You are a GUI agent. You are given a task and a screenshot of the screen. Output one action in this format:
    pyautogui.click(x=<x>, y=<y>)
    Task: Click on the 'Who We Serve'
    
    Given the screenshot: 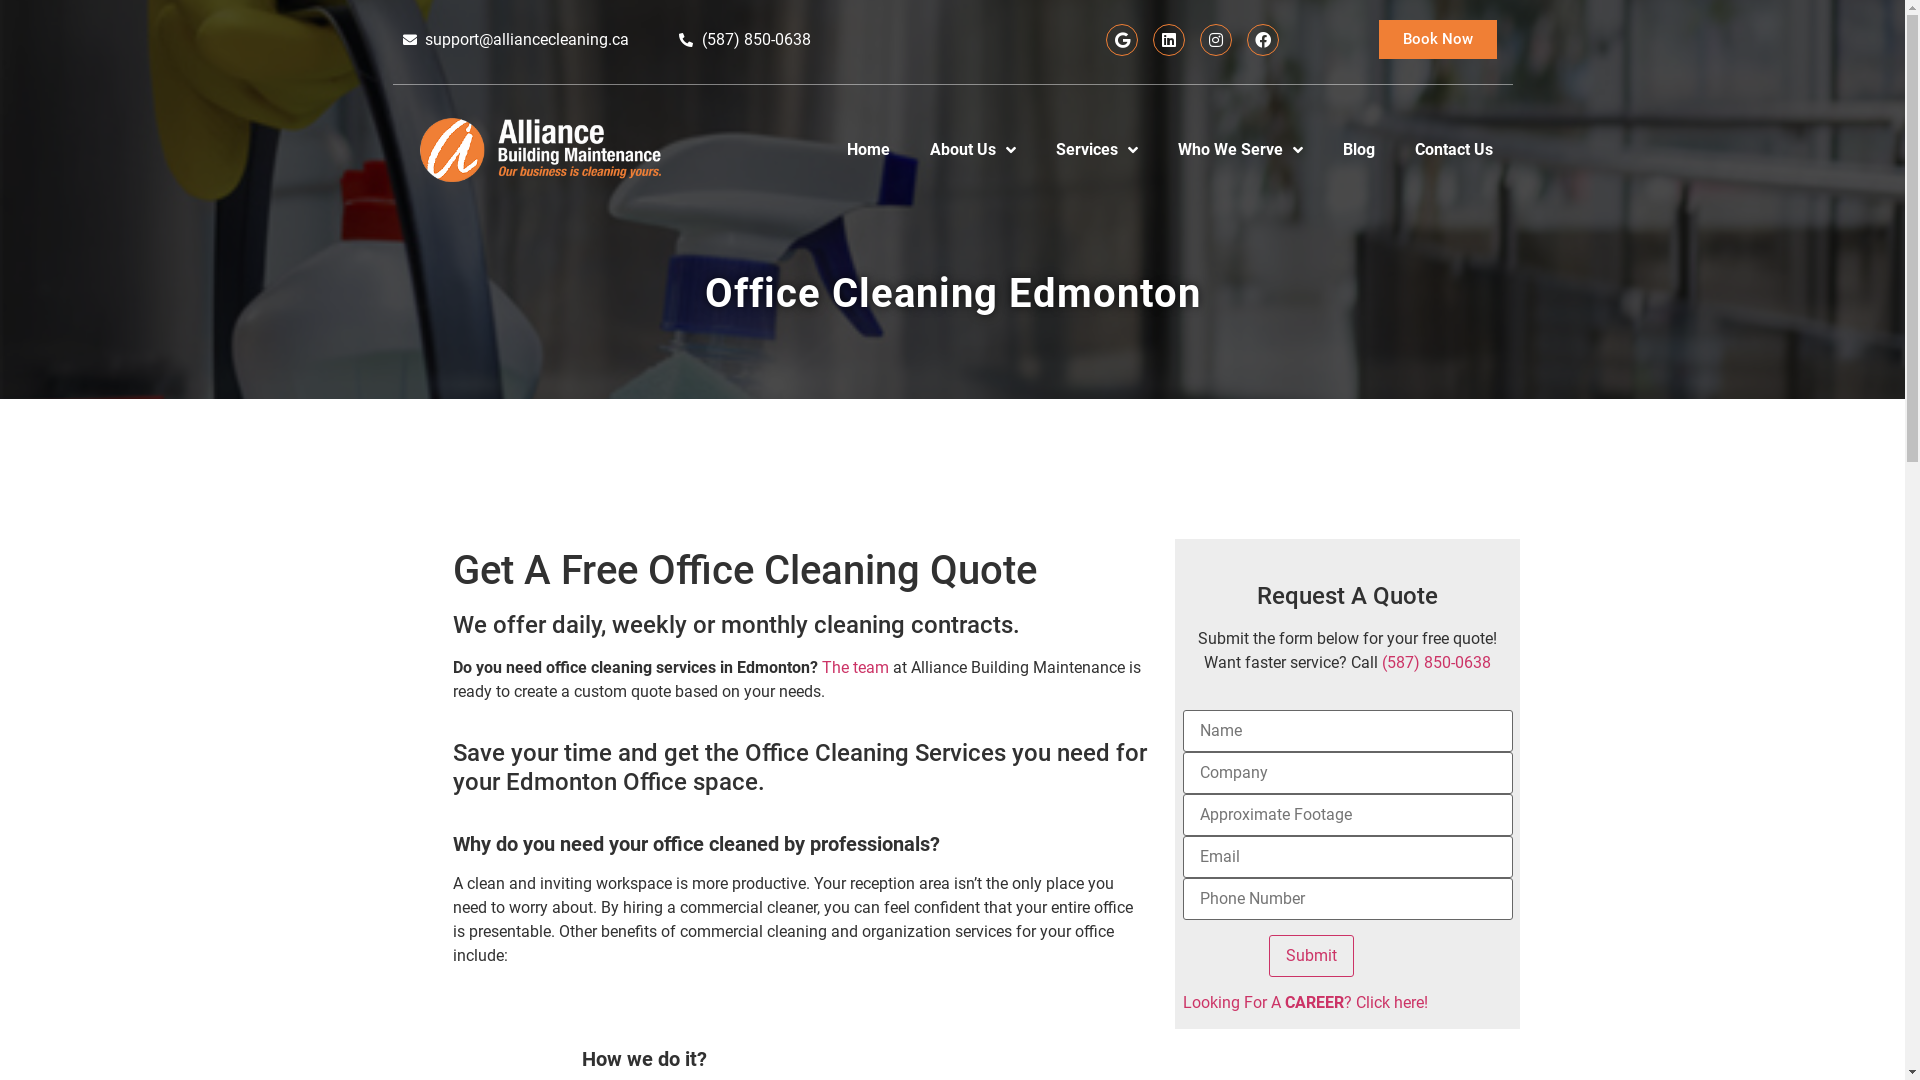 What is the action you would take?
    pyautogui.click(x=1239, y=150)
    